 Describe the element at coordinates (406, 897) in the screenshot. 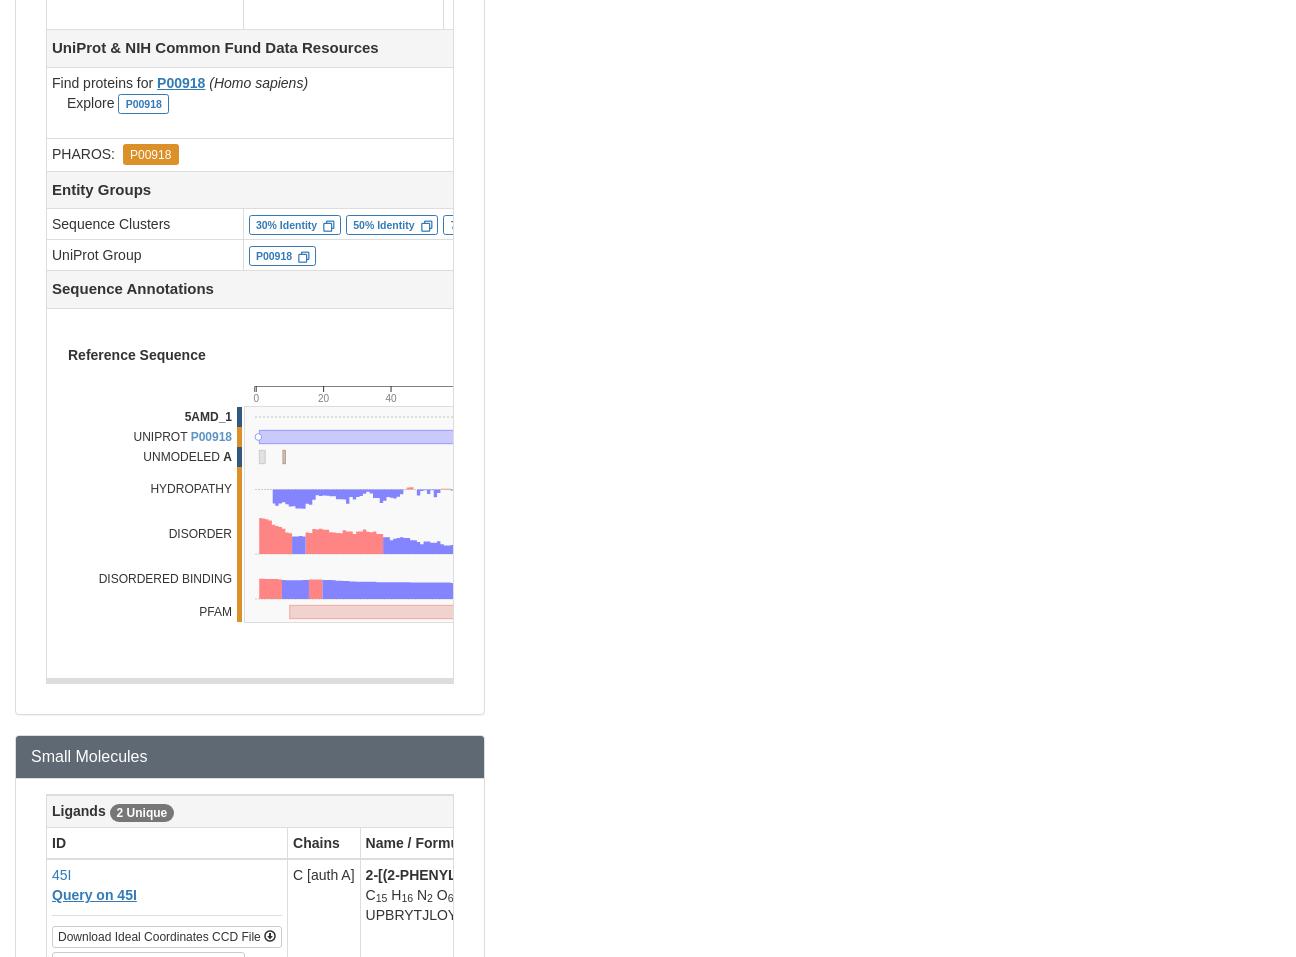

I see `'16'` at that location.